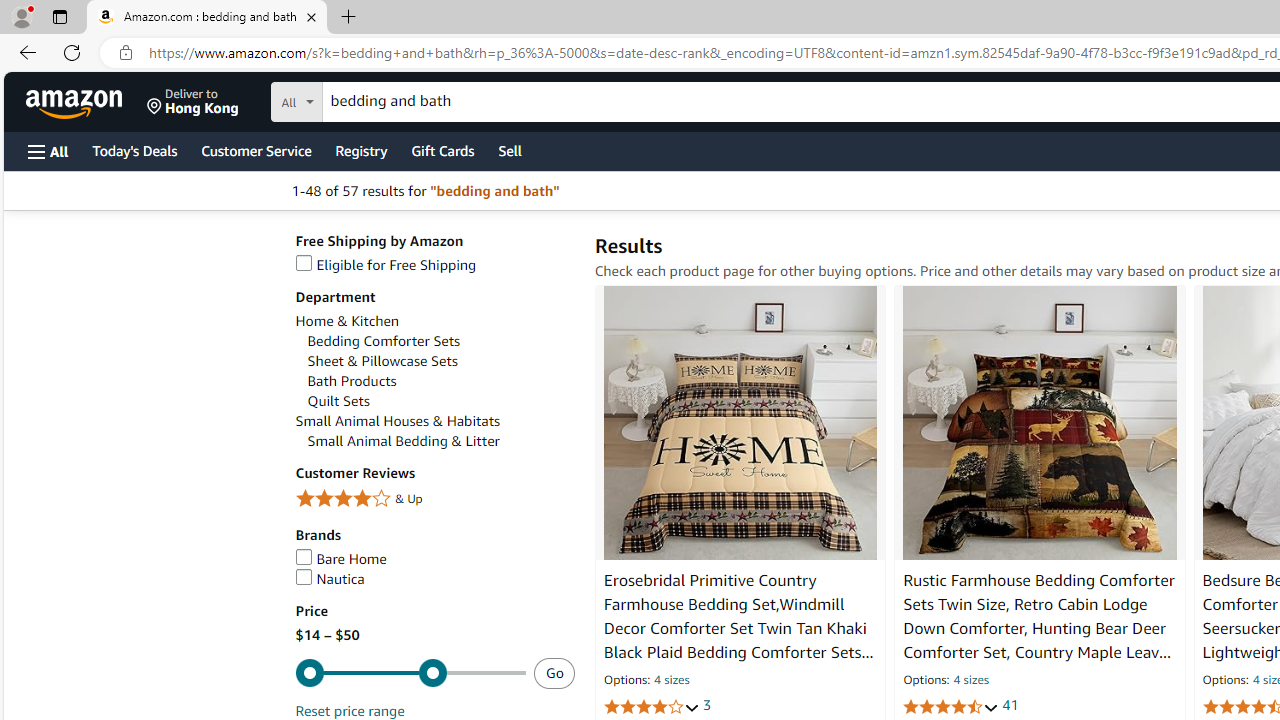 The height and width of the screenshot is (720, 1280). Describe the element at coordinates (255, 149) in the screenshot. I see `'Customer Service'` at that location.